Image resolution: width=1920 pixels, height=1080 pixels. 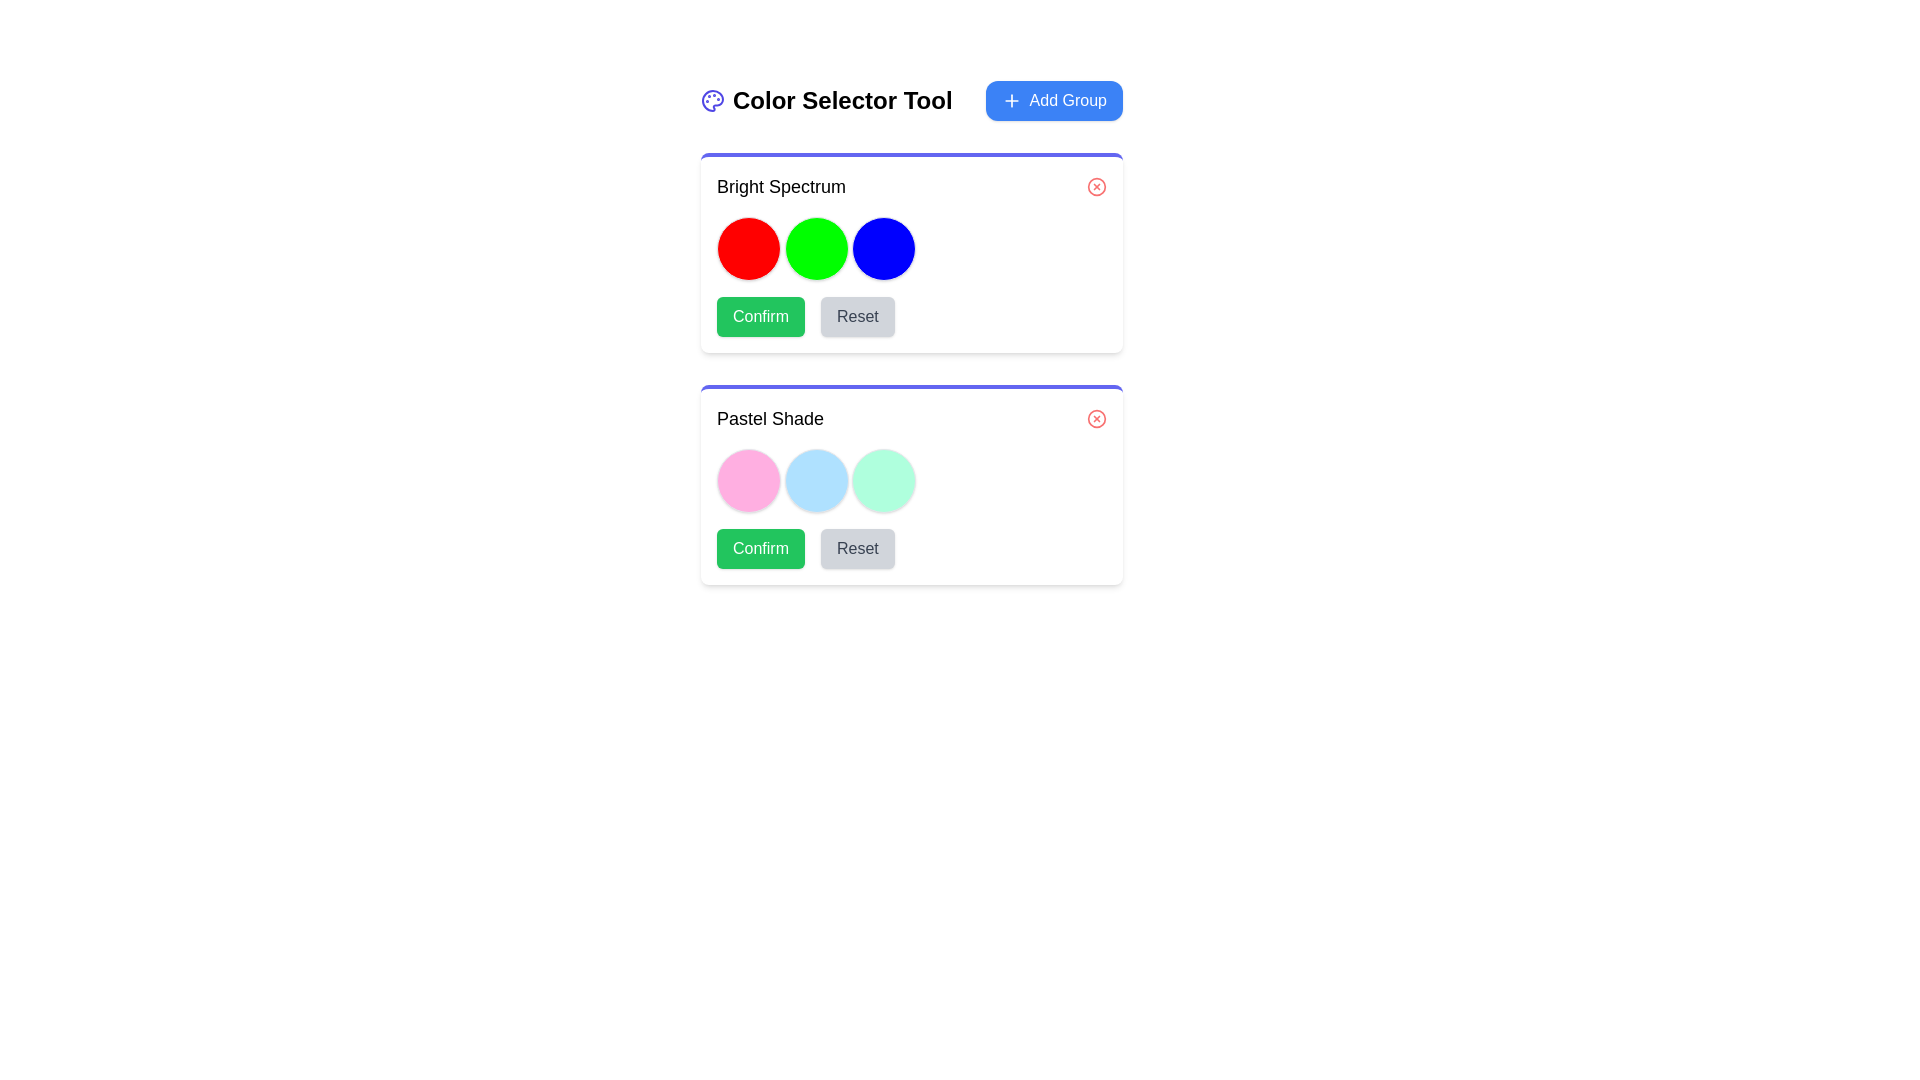 I want to click on the text label displaying 'Pastel Shade', located at the top-left corner of the section containing pastel-colored circles and control buttons, so click(x=769, y=418).